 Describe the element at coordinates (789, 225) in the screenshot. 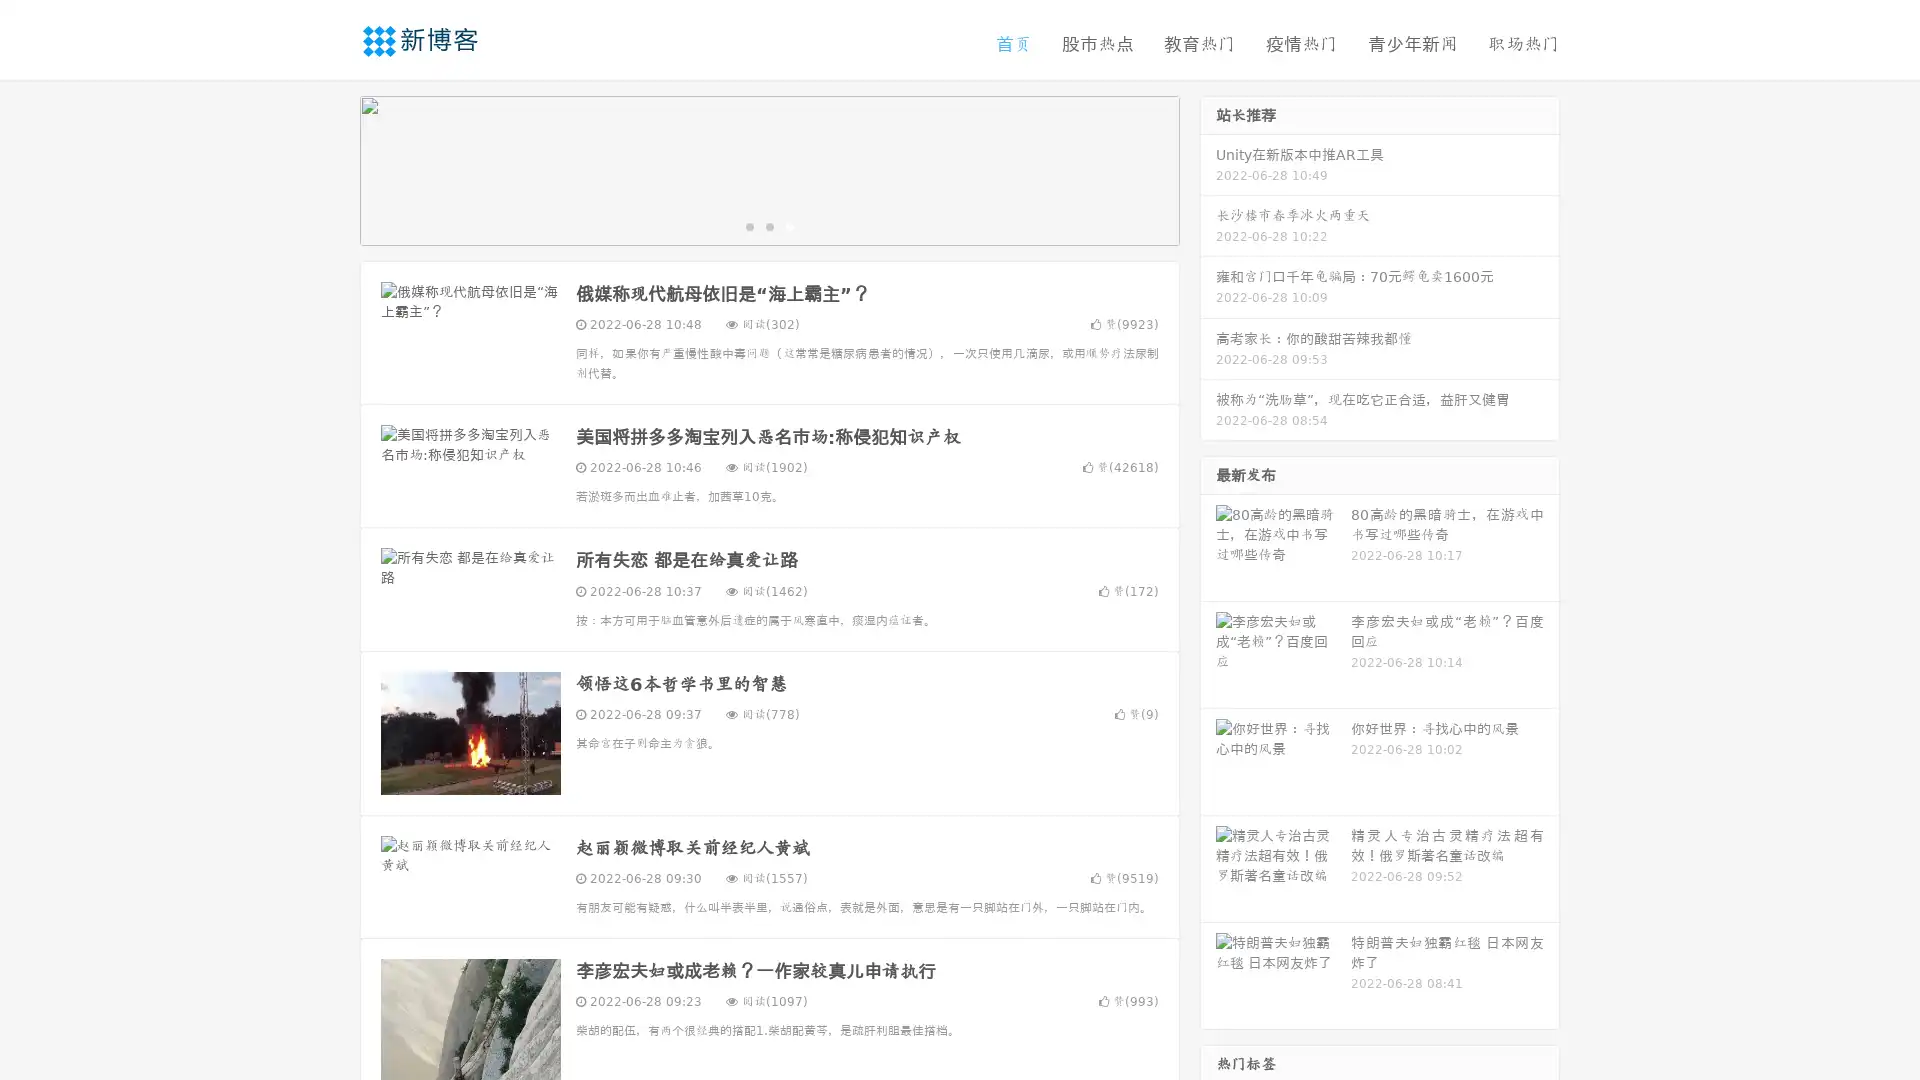

I see `Go to slide 3` at that location.